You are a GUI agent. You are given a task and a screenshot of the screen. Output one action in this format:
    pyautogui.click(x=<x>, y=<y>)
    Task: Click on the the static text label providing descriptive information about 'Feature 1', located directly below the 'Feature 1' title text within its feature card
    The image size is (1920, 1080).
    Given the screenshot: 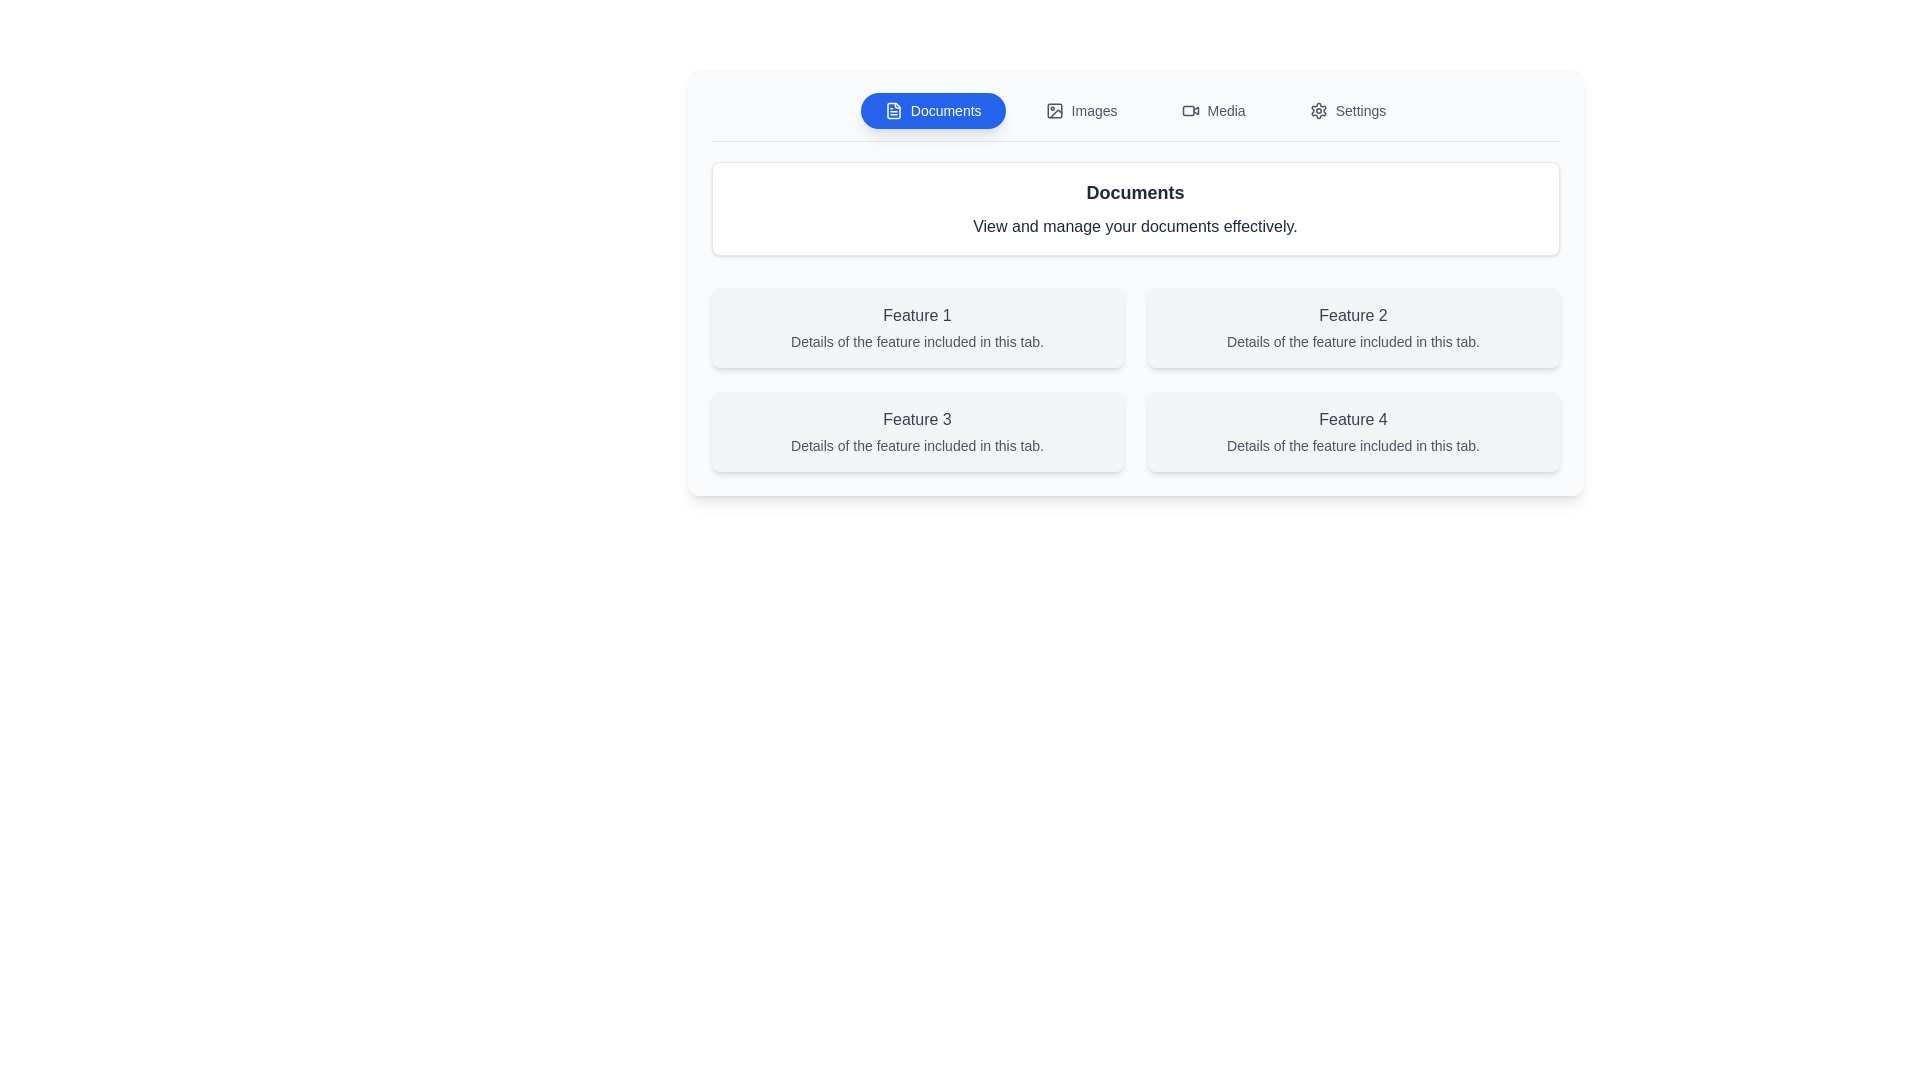 What is the action you would take?
    pyautogui.click(x=916, y=341)
    